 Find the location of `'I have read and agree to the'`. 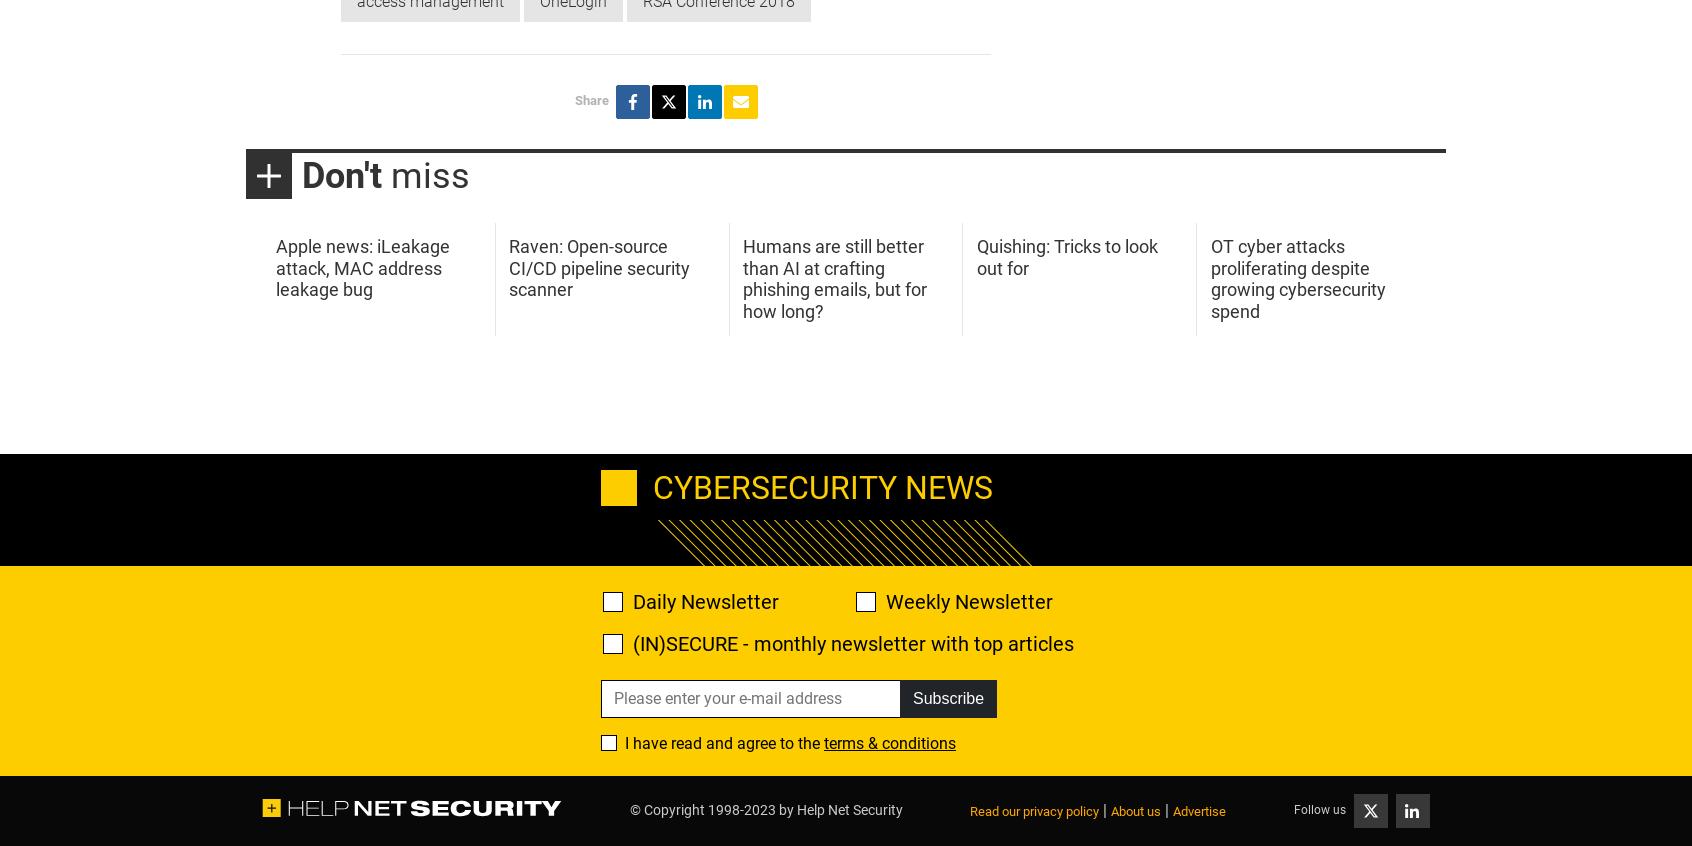

'I have read and agree to the' is located at coordinates (723, 741).